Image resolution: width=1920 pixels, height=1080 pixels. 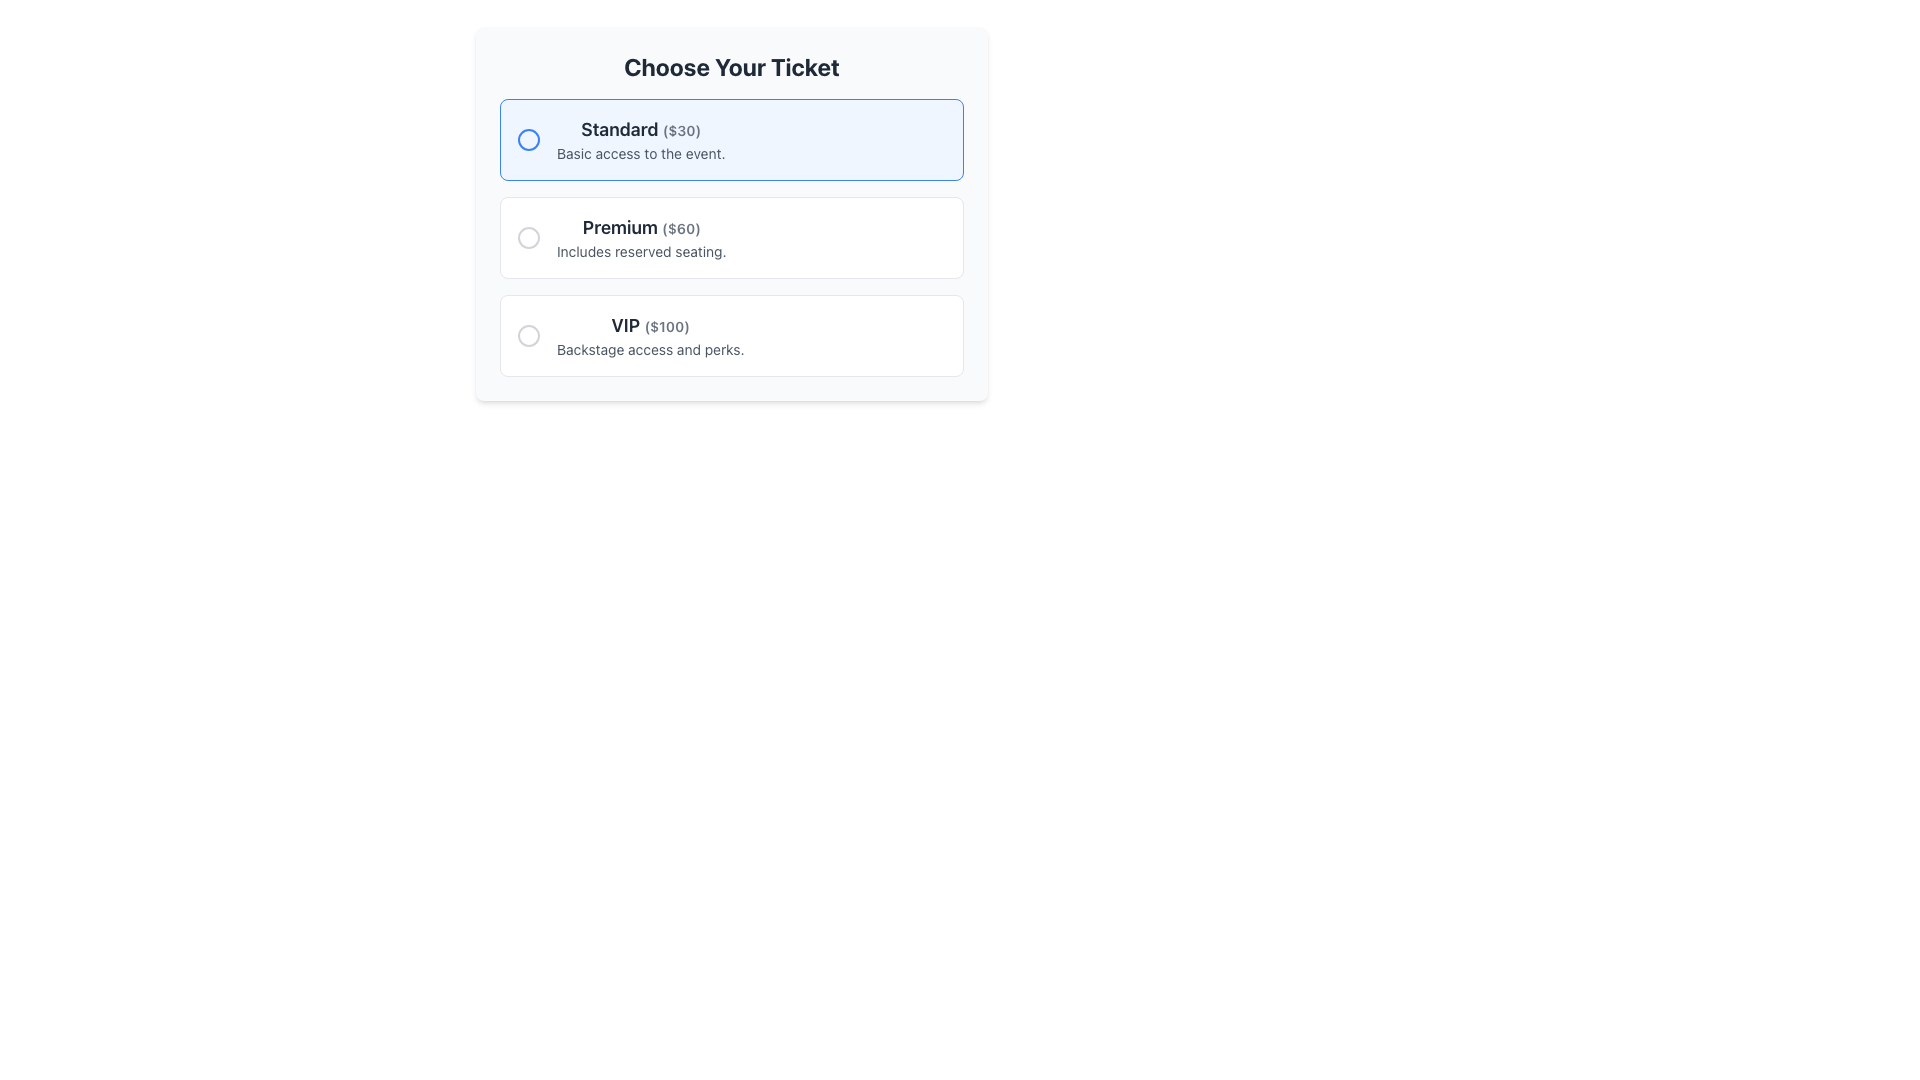 What do you see at coordinates (730, 334) in the screenshot?
I see `the VIP ticket option card, which is a rectangular card with rounded corners, containing the title 'VIP ($100)' and description 'Backstage access and perks.' It is the bottom option in the 'Choose Your Ticket' group` at bounding box center [730, 334].